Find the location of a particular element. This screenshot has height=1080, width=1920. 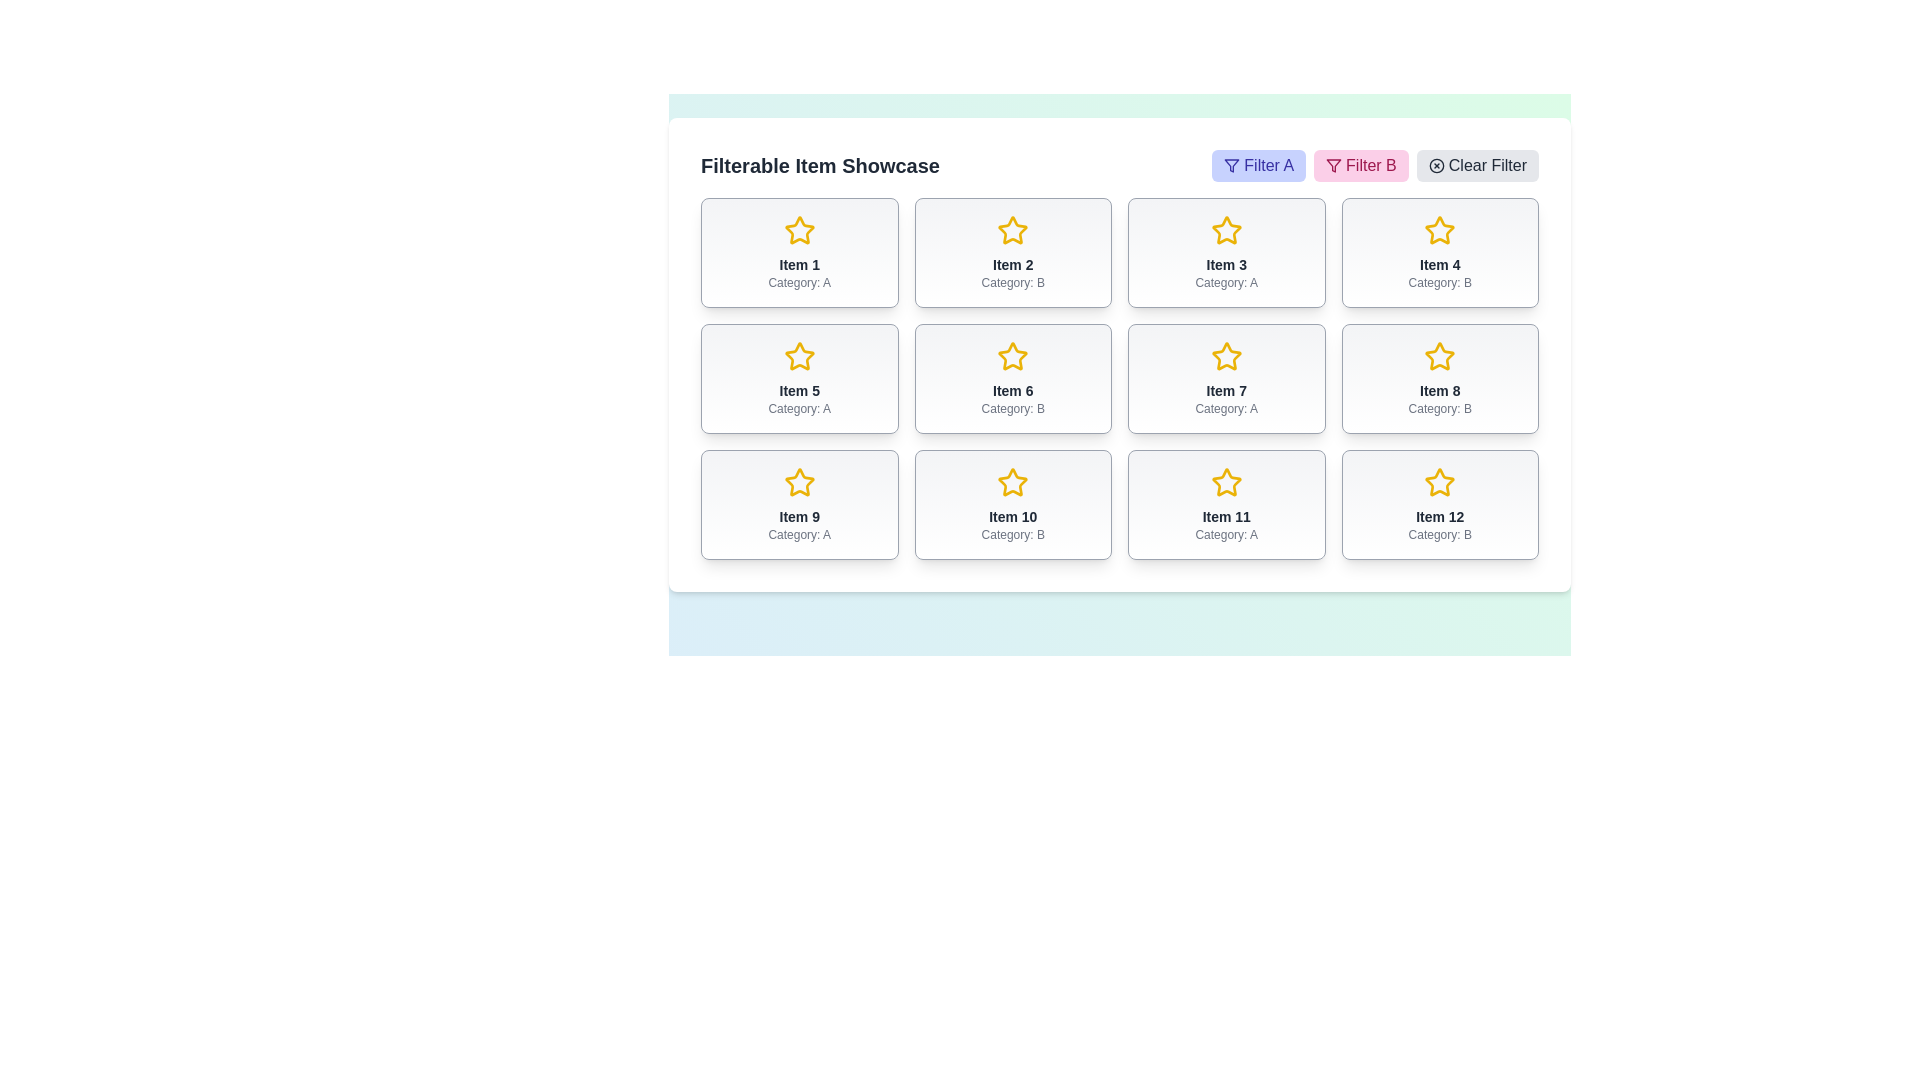

the star icon in the top-left corner of the first card for visual feedback is located at coordinates (798, 230).